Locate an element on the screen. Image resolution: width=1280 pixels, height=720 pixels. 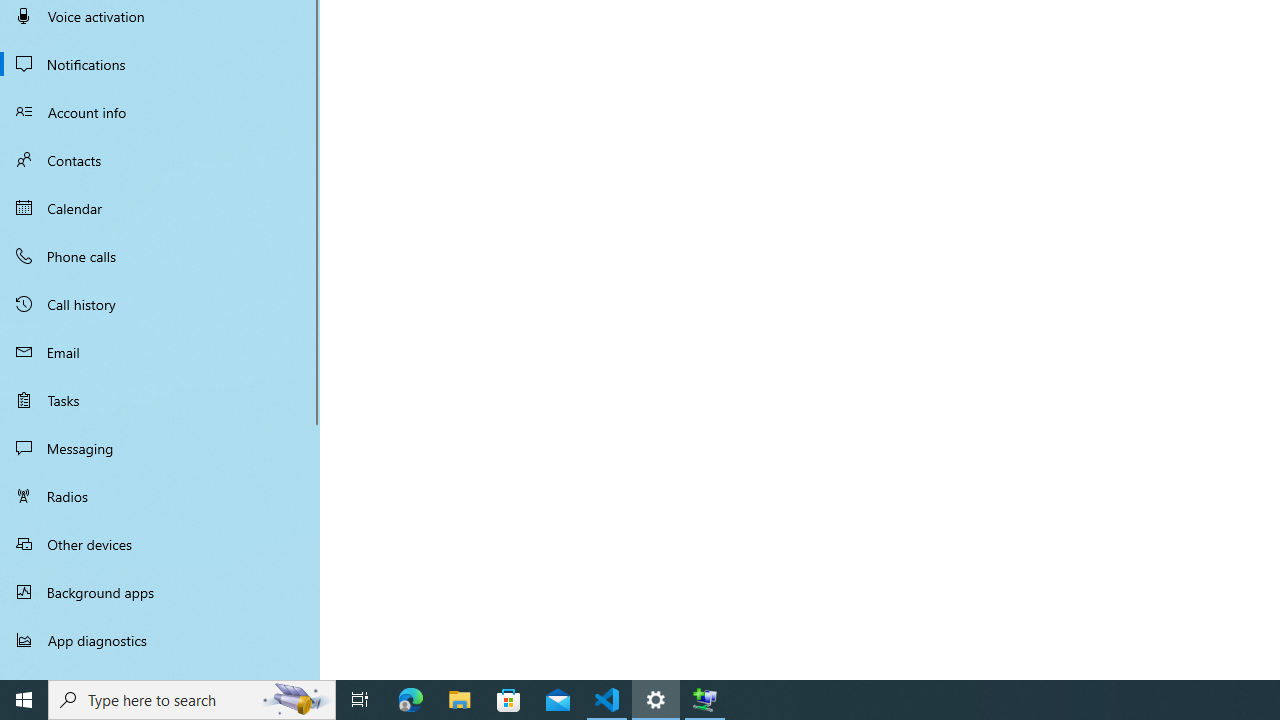
'Phone calls' is located at coordinates (160, 254).